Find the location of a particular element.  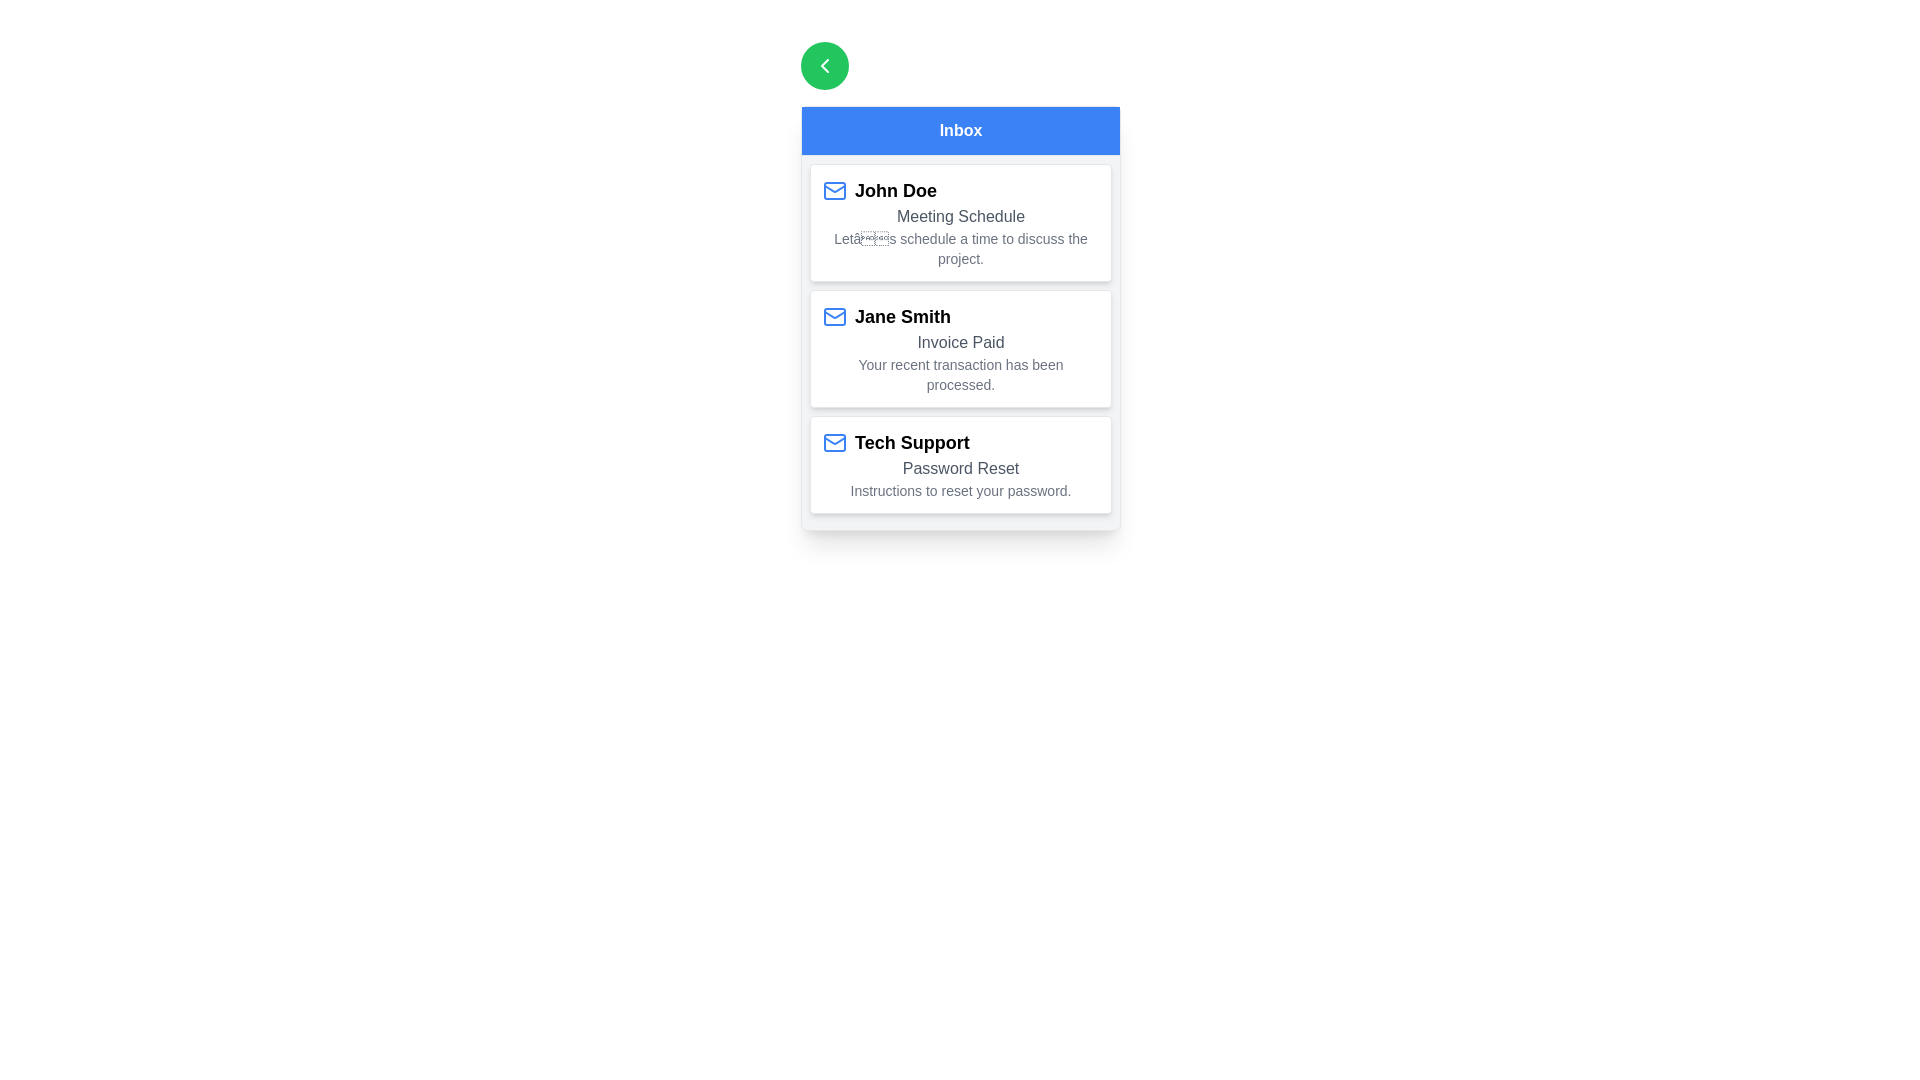

the email item corresponding to John Doe is located at coordinates (960, 223).